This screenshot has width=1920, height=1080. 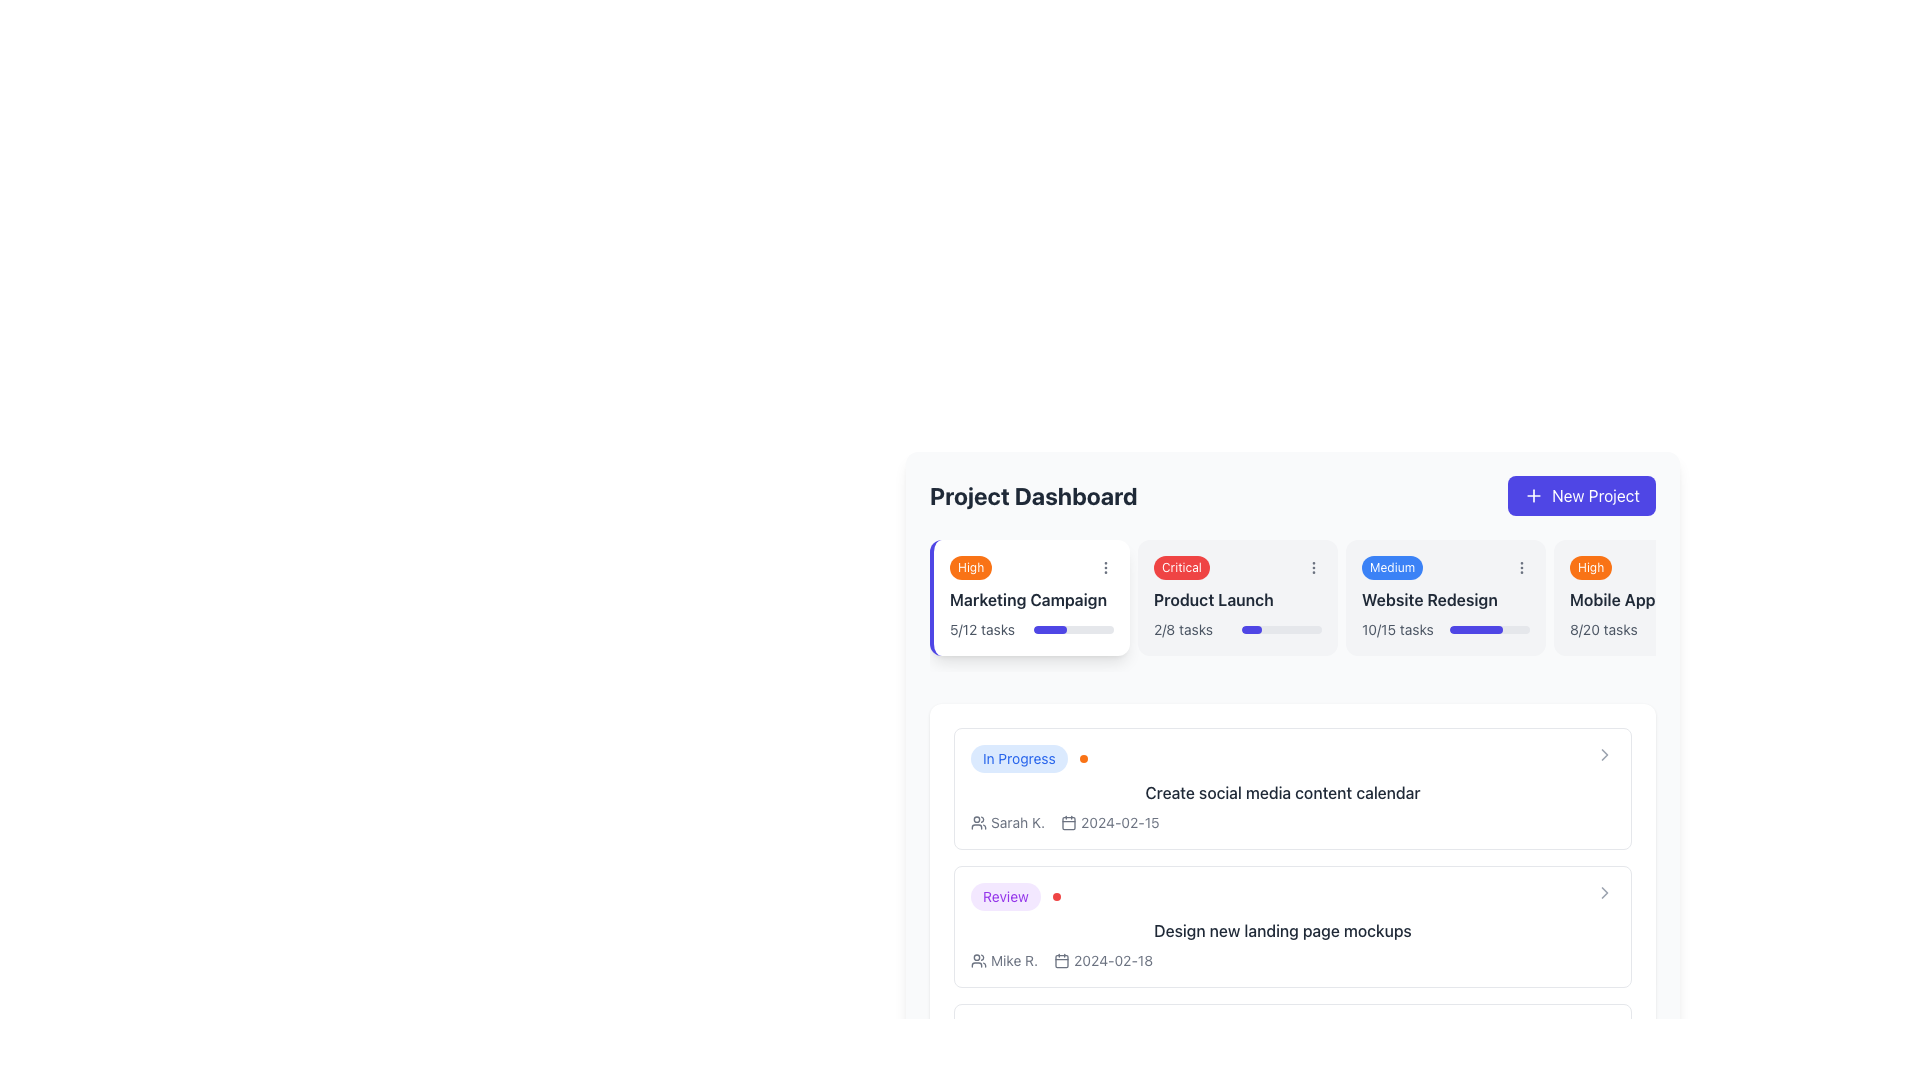 What do you see at coordinates (1604, 755) in the screenshot?
I see `the navigational icon located at the top-right corner of the 'Create social media content calendar' box` at bounding box center [1604, 755].